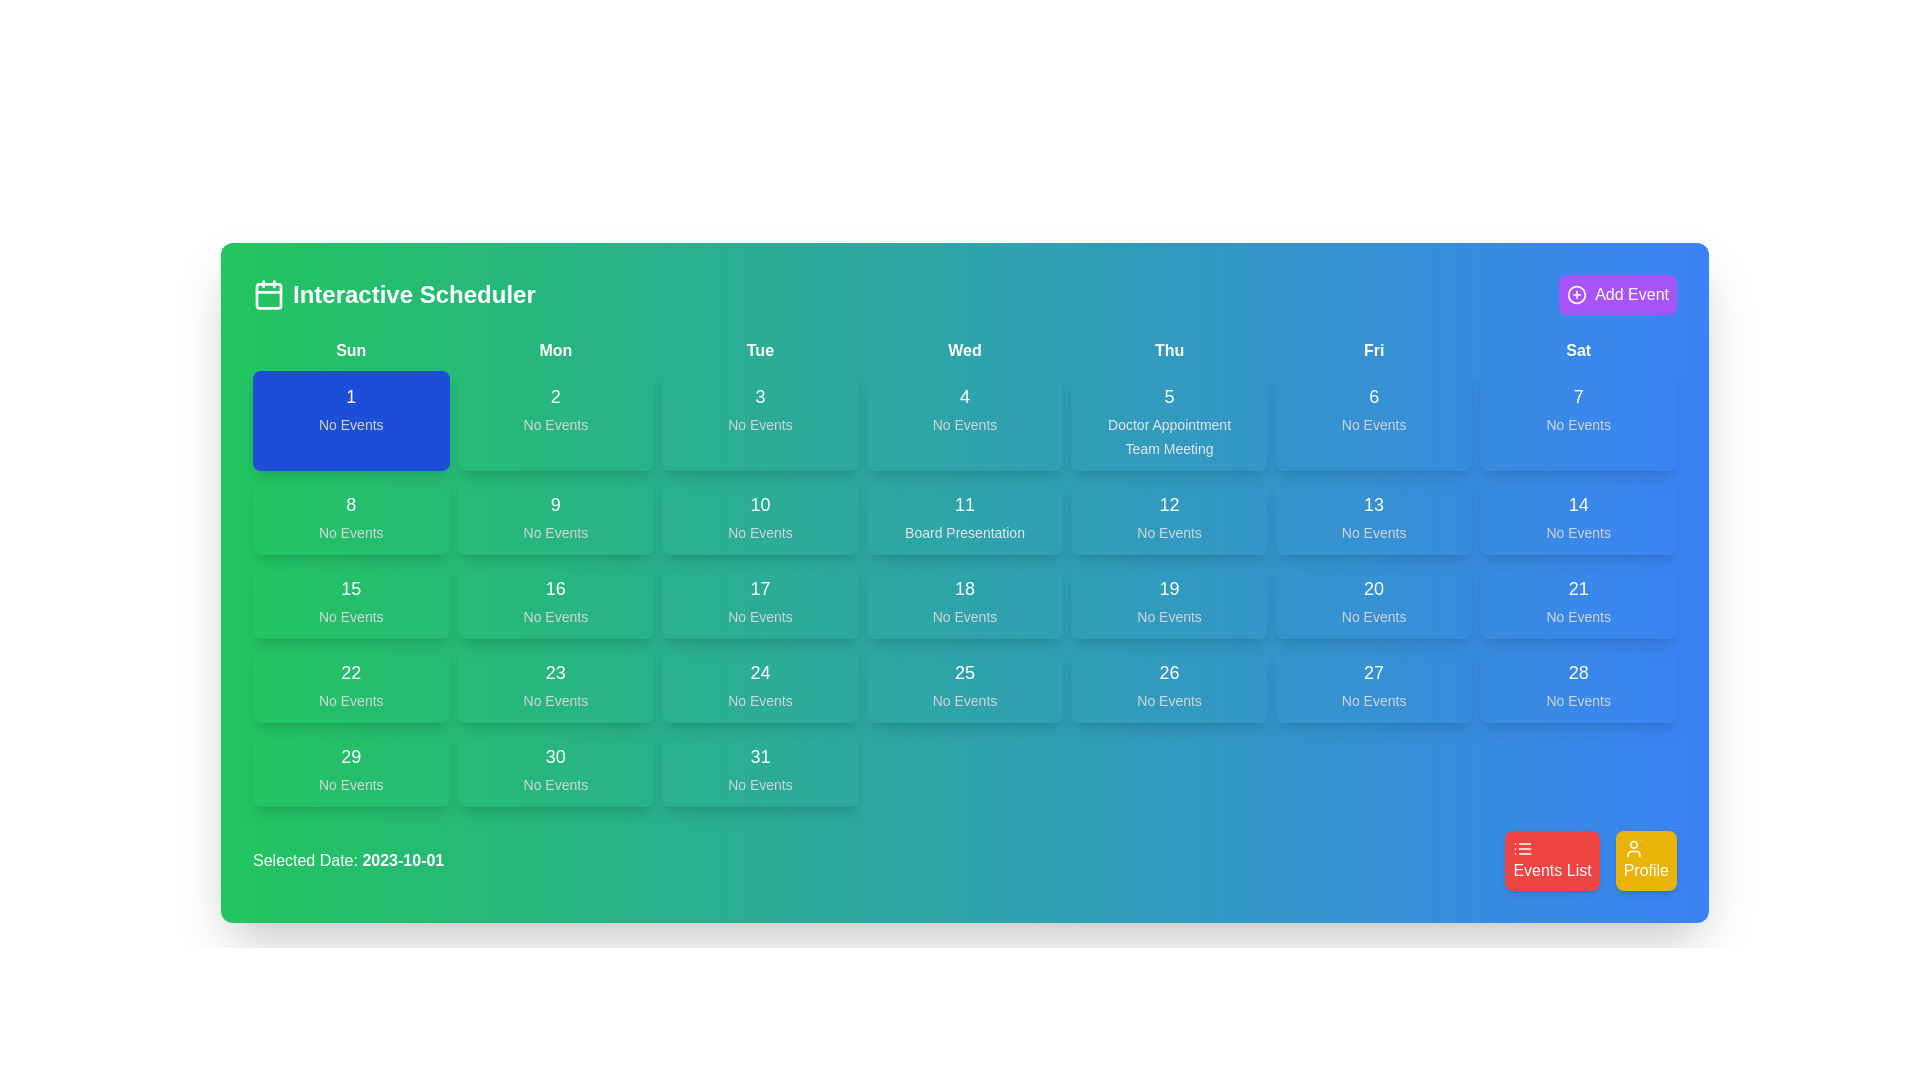 The height and width of the screenshot is (1080, 1920). I want to click on the static text indicator displaying 'No Events', which is located below the bold number '26' in the calendar interface, so click(1169, 700).